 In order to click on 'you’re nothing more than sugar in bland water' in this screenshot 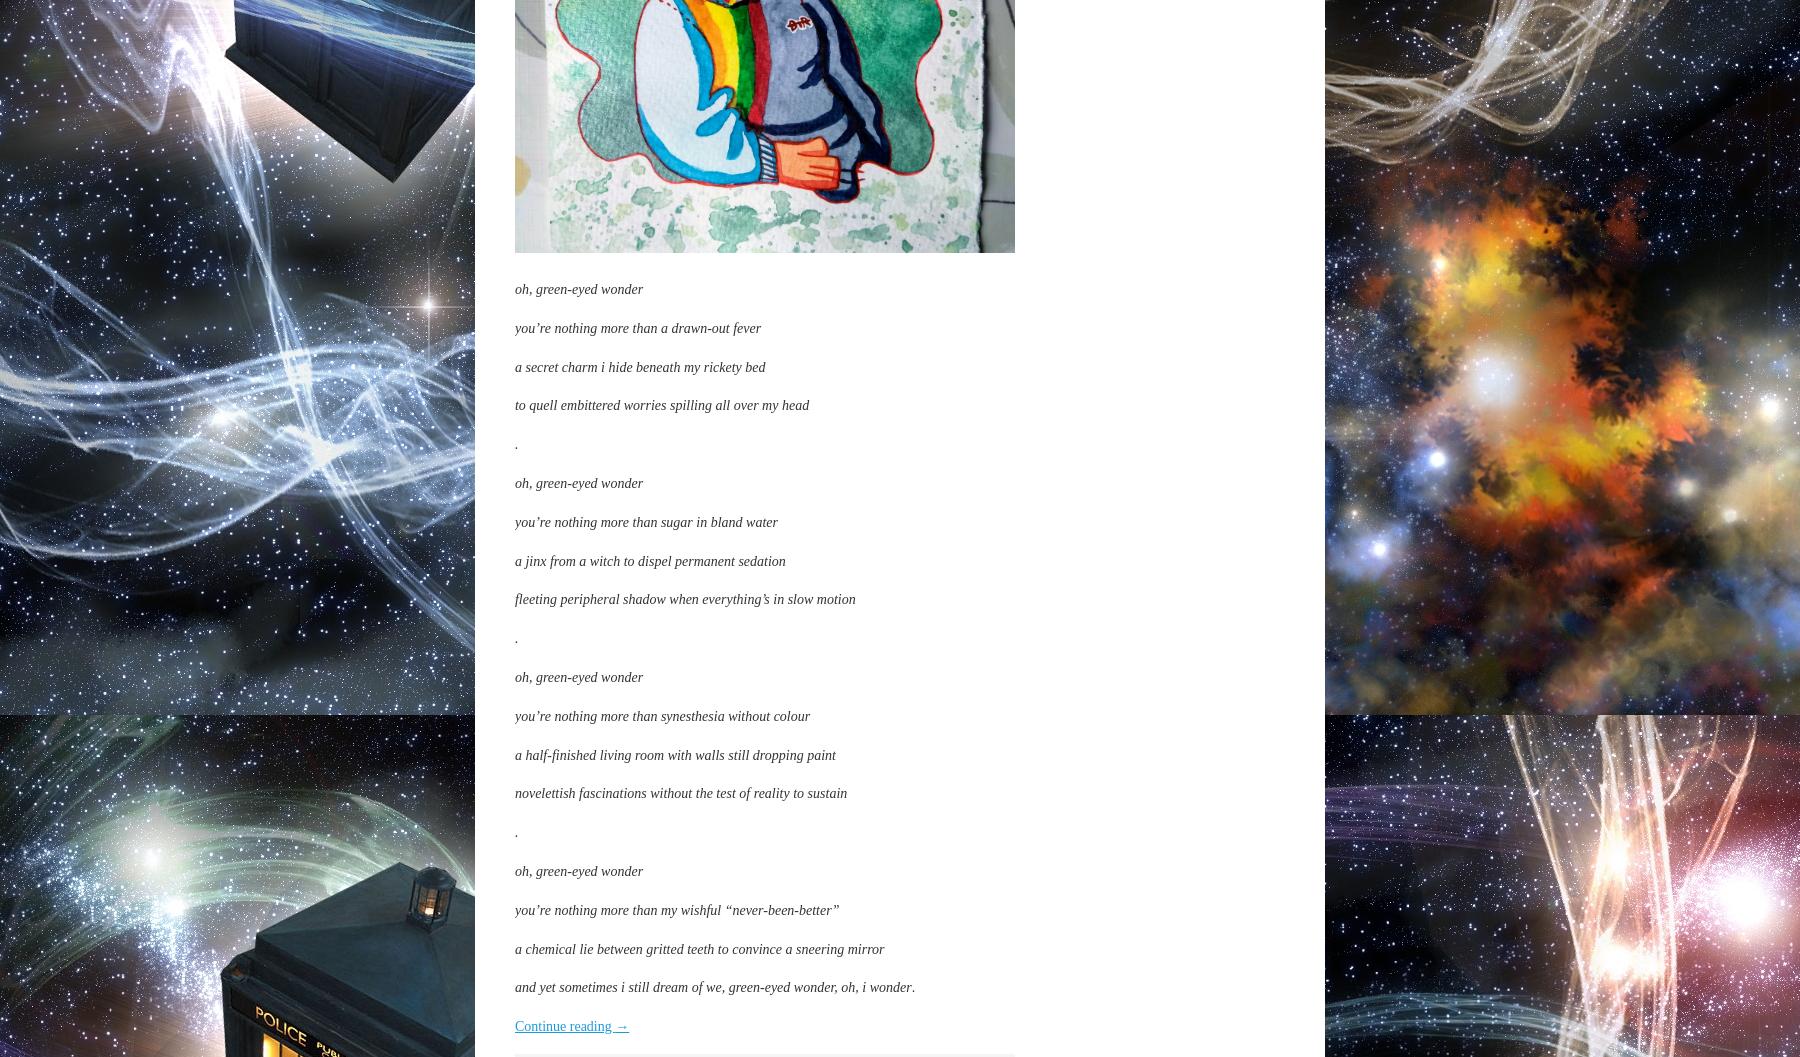, I will do `click(645, 521)`.